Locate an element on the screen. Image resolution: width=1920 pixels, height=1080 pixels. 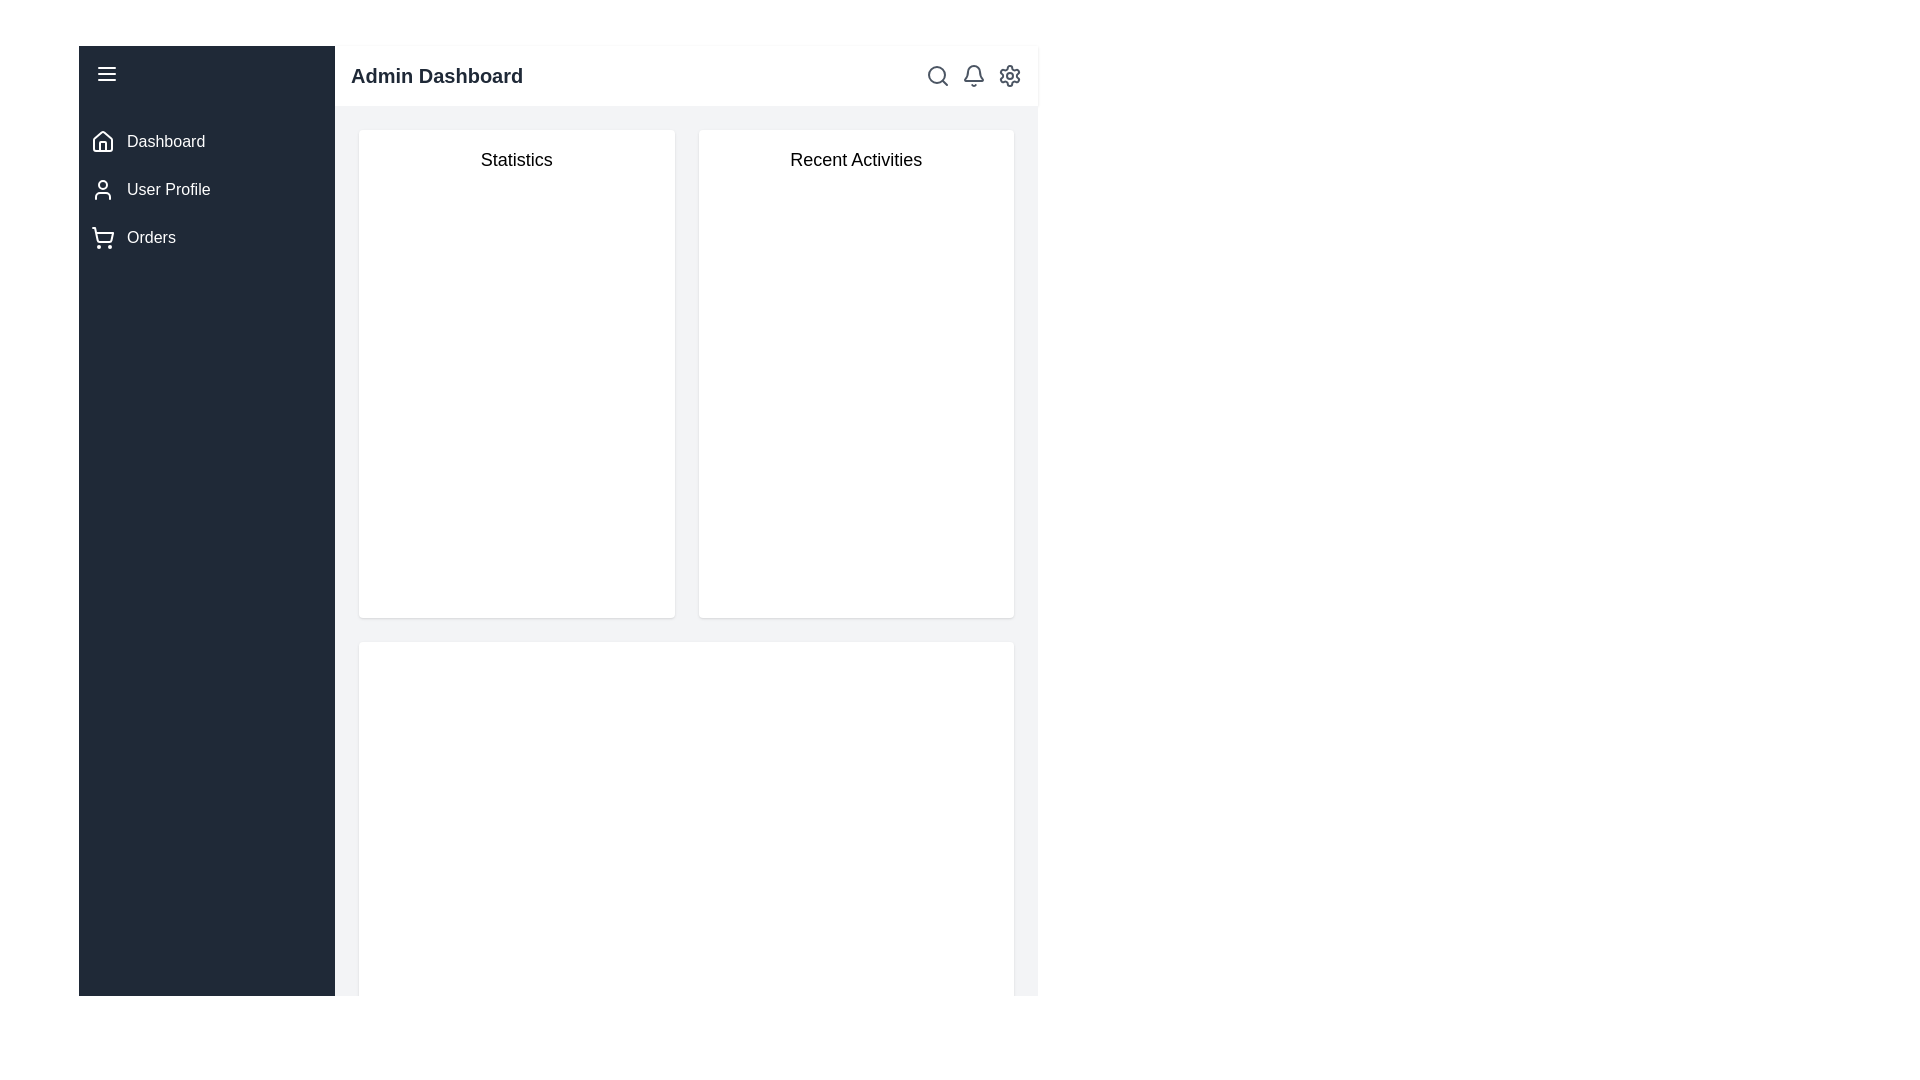
the 'Orders' menu item is located at coordinates (206, 237).